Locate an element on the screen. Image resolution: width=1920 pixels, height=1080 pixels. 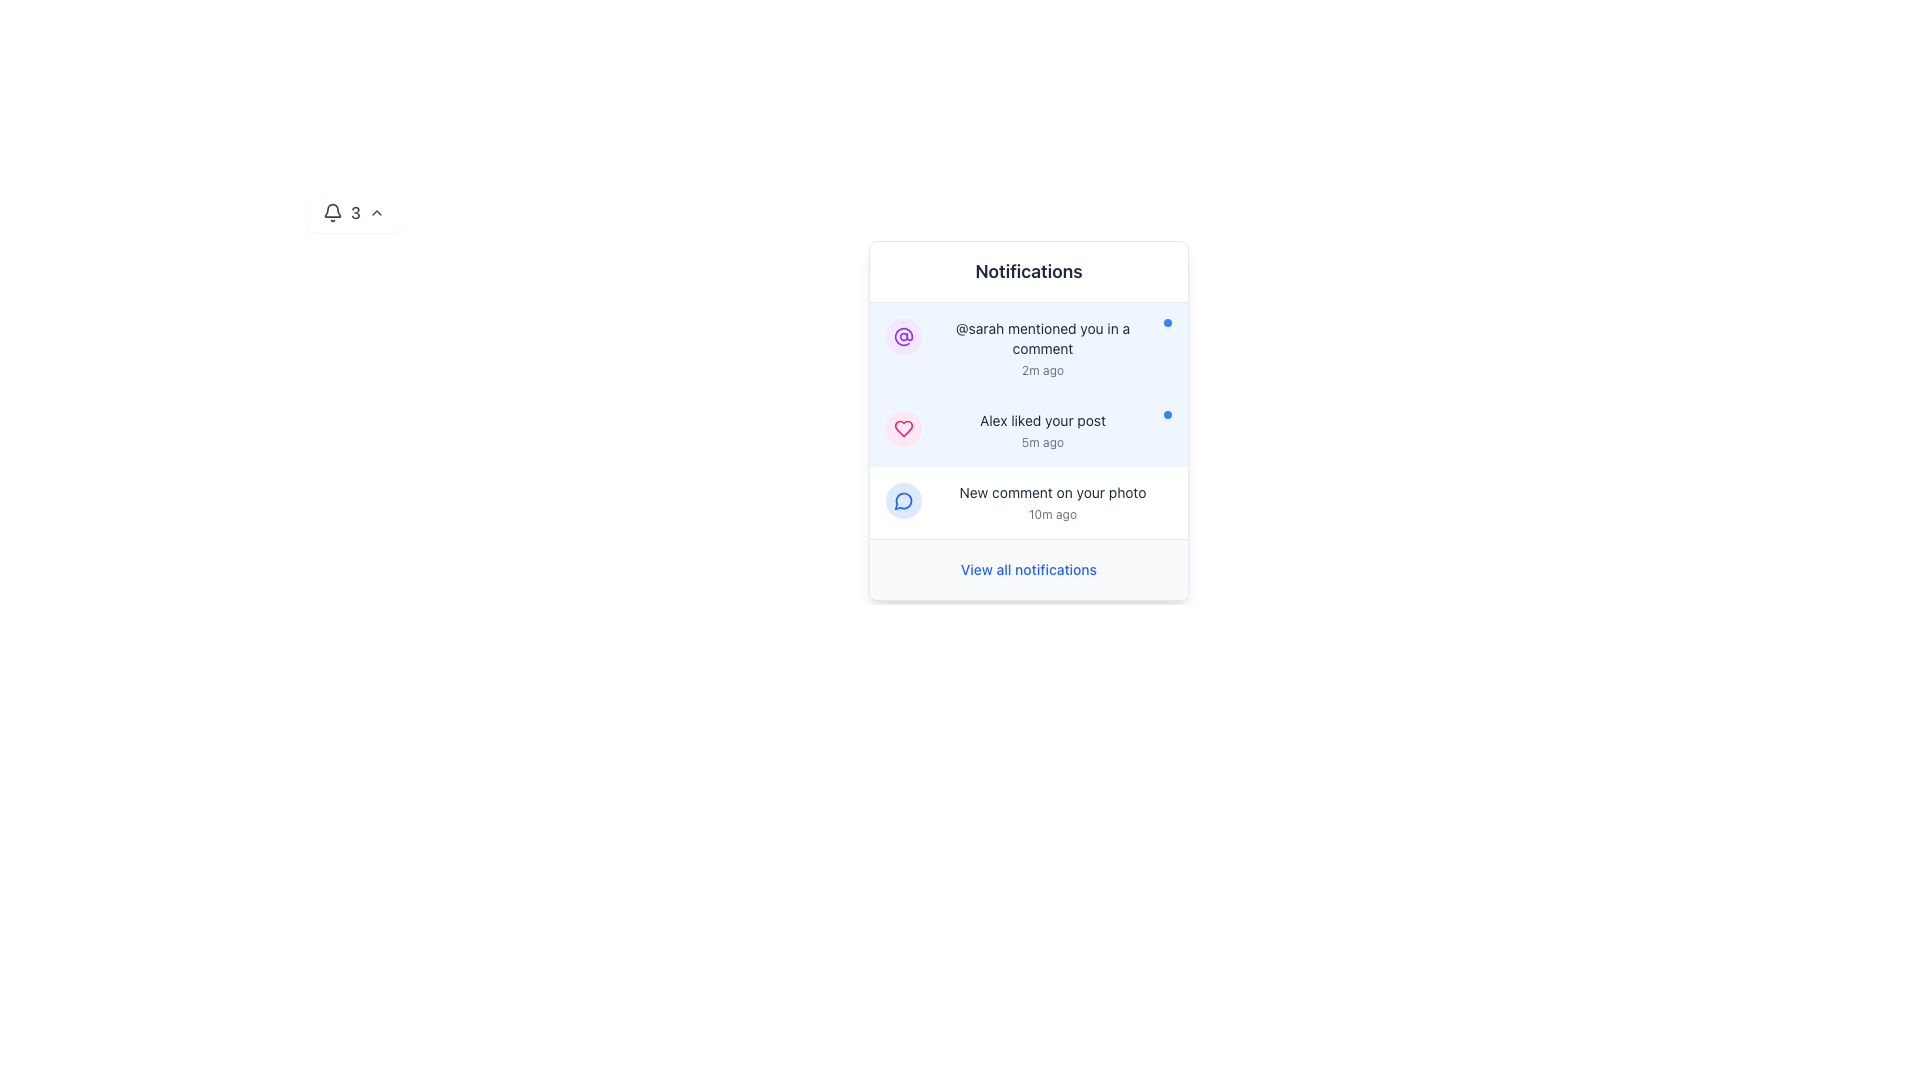
the link at the bottom of the notification dropdown panel is located at coordinates (1028, 569).